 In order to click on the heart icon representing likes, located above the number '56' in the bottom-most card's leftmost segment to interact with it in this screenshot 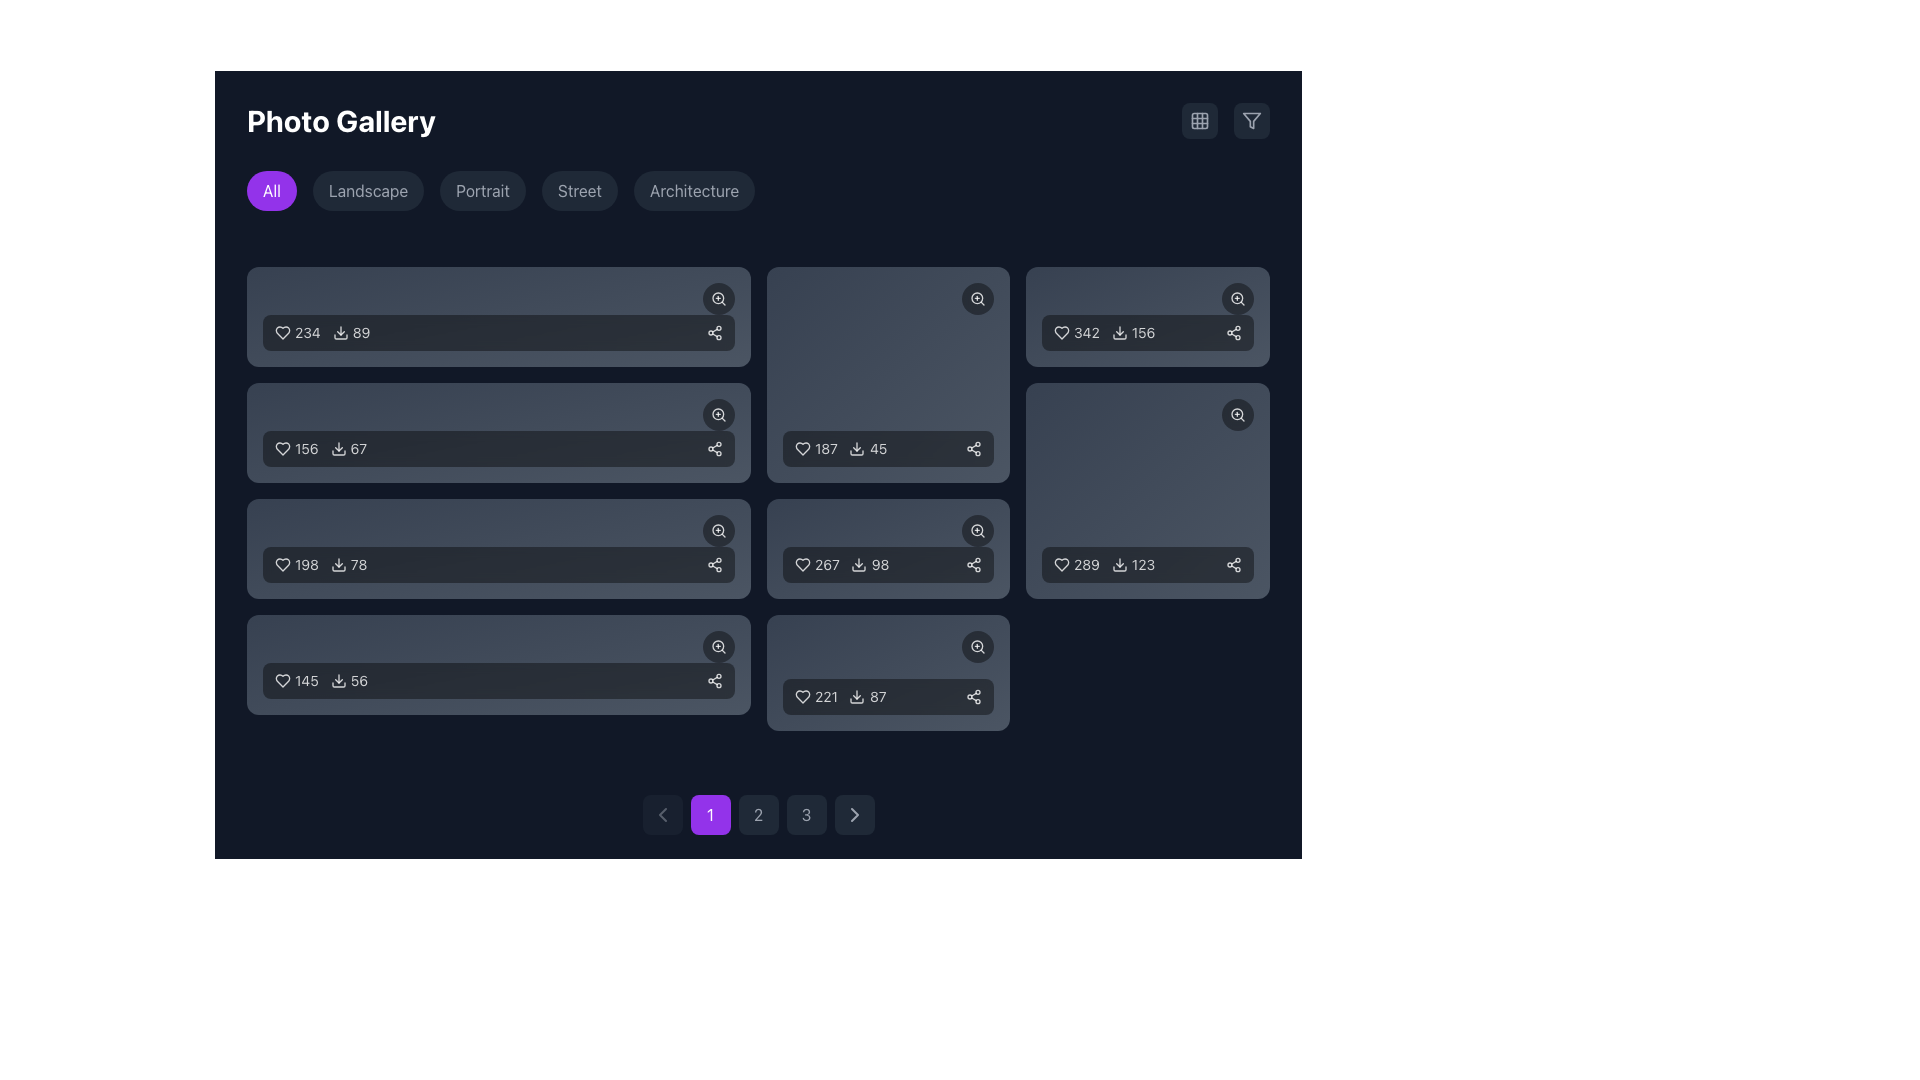, I will do `click(295, 680)`.